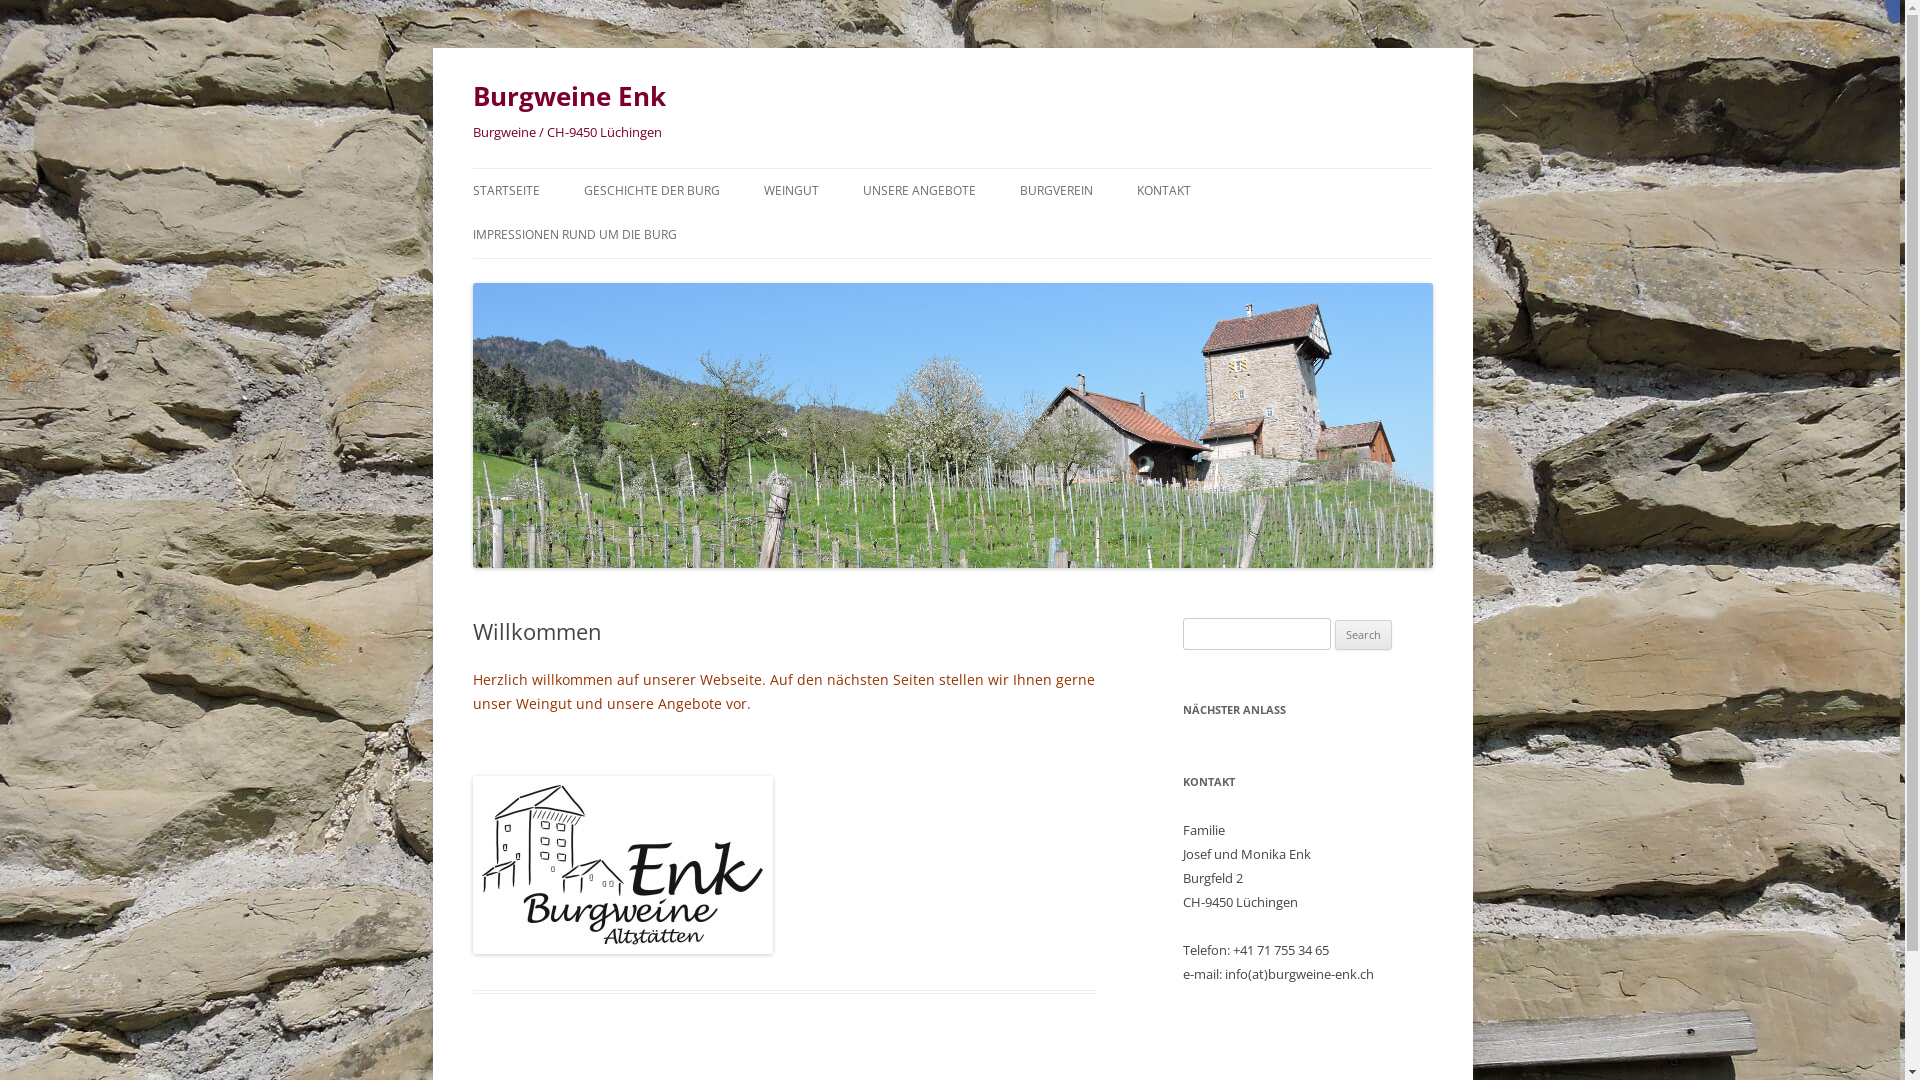  Describe the element at coordinates (1362, 635) in the screenshot. I see `'Search'` at that location.